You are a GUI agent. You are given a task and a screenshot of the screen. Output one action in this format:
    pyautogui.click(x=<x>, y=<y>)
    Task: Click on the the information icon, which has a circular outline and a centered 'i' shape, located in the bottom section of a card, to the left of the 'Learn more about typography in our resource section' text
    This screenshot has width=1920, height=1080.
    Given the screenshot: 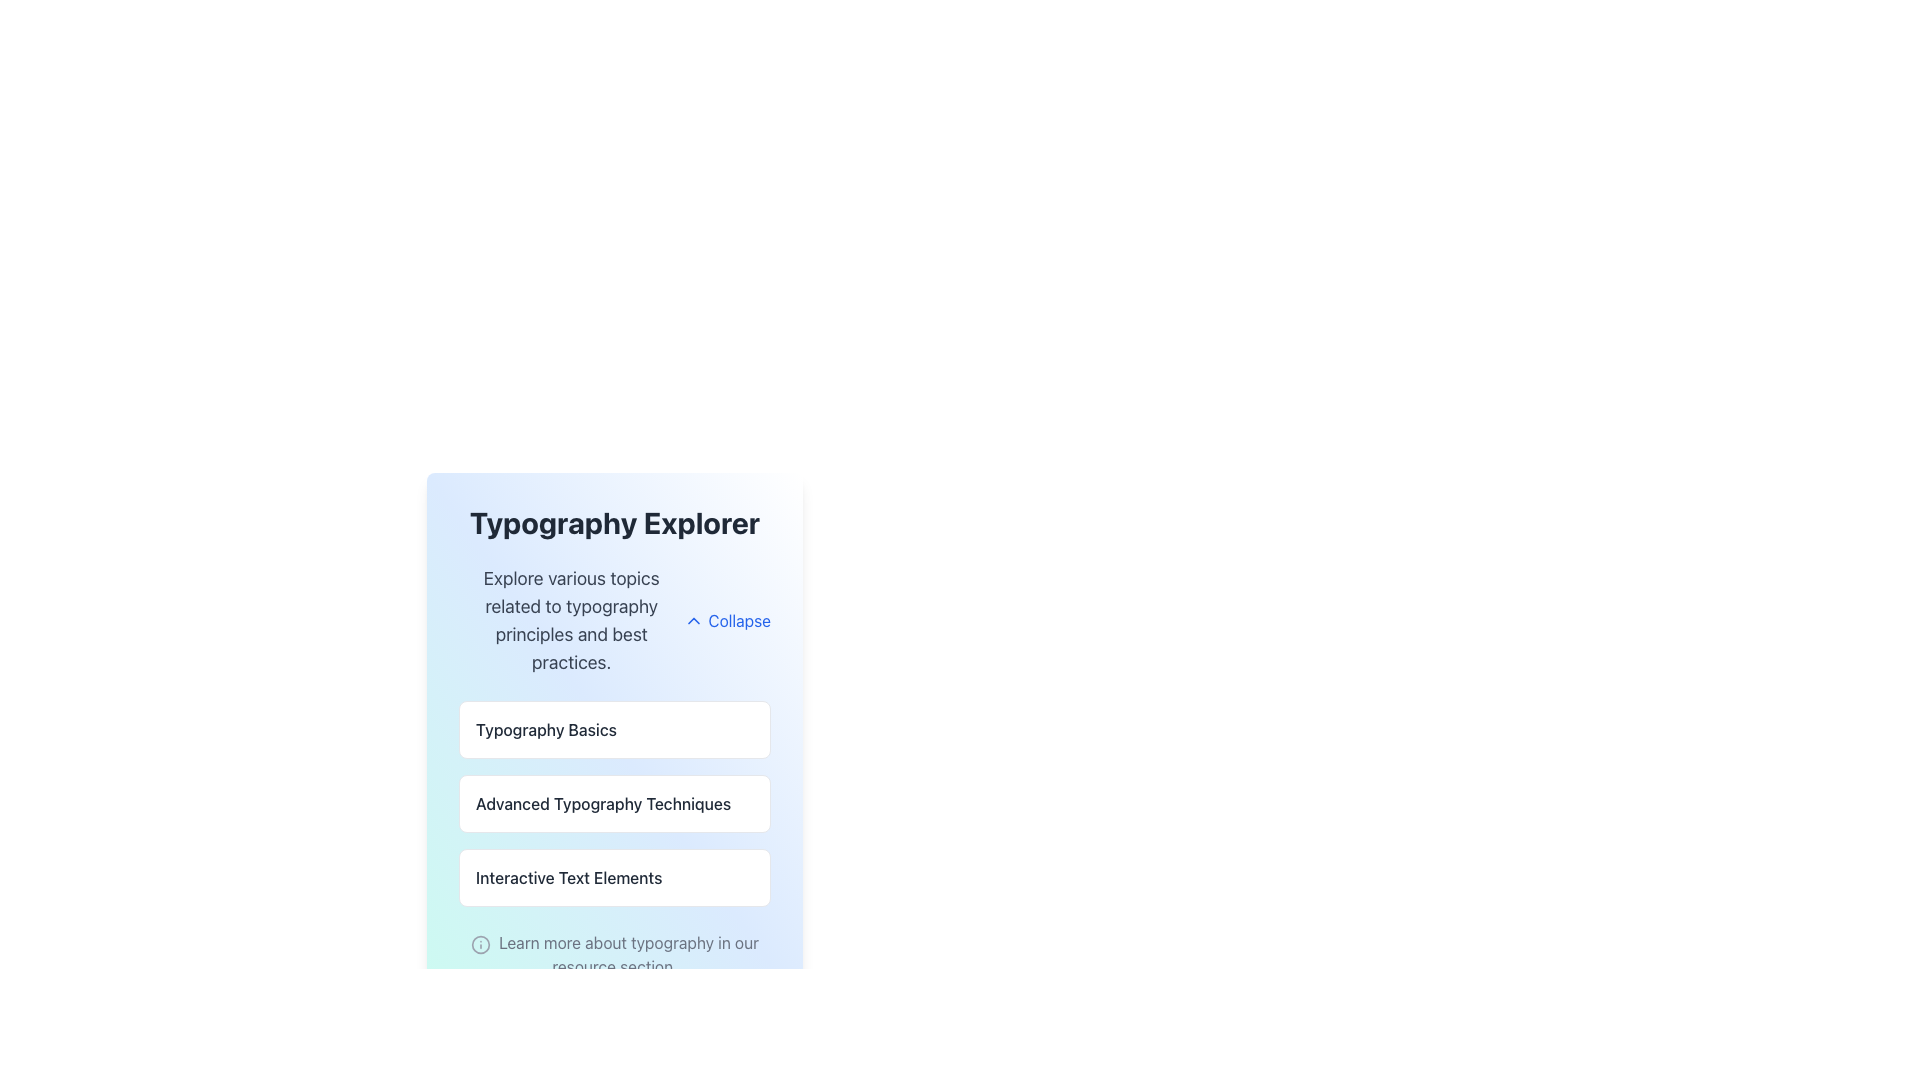 What is the action you would take?
    pyautogui.click(x=481, y=944)
    